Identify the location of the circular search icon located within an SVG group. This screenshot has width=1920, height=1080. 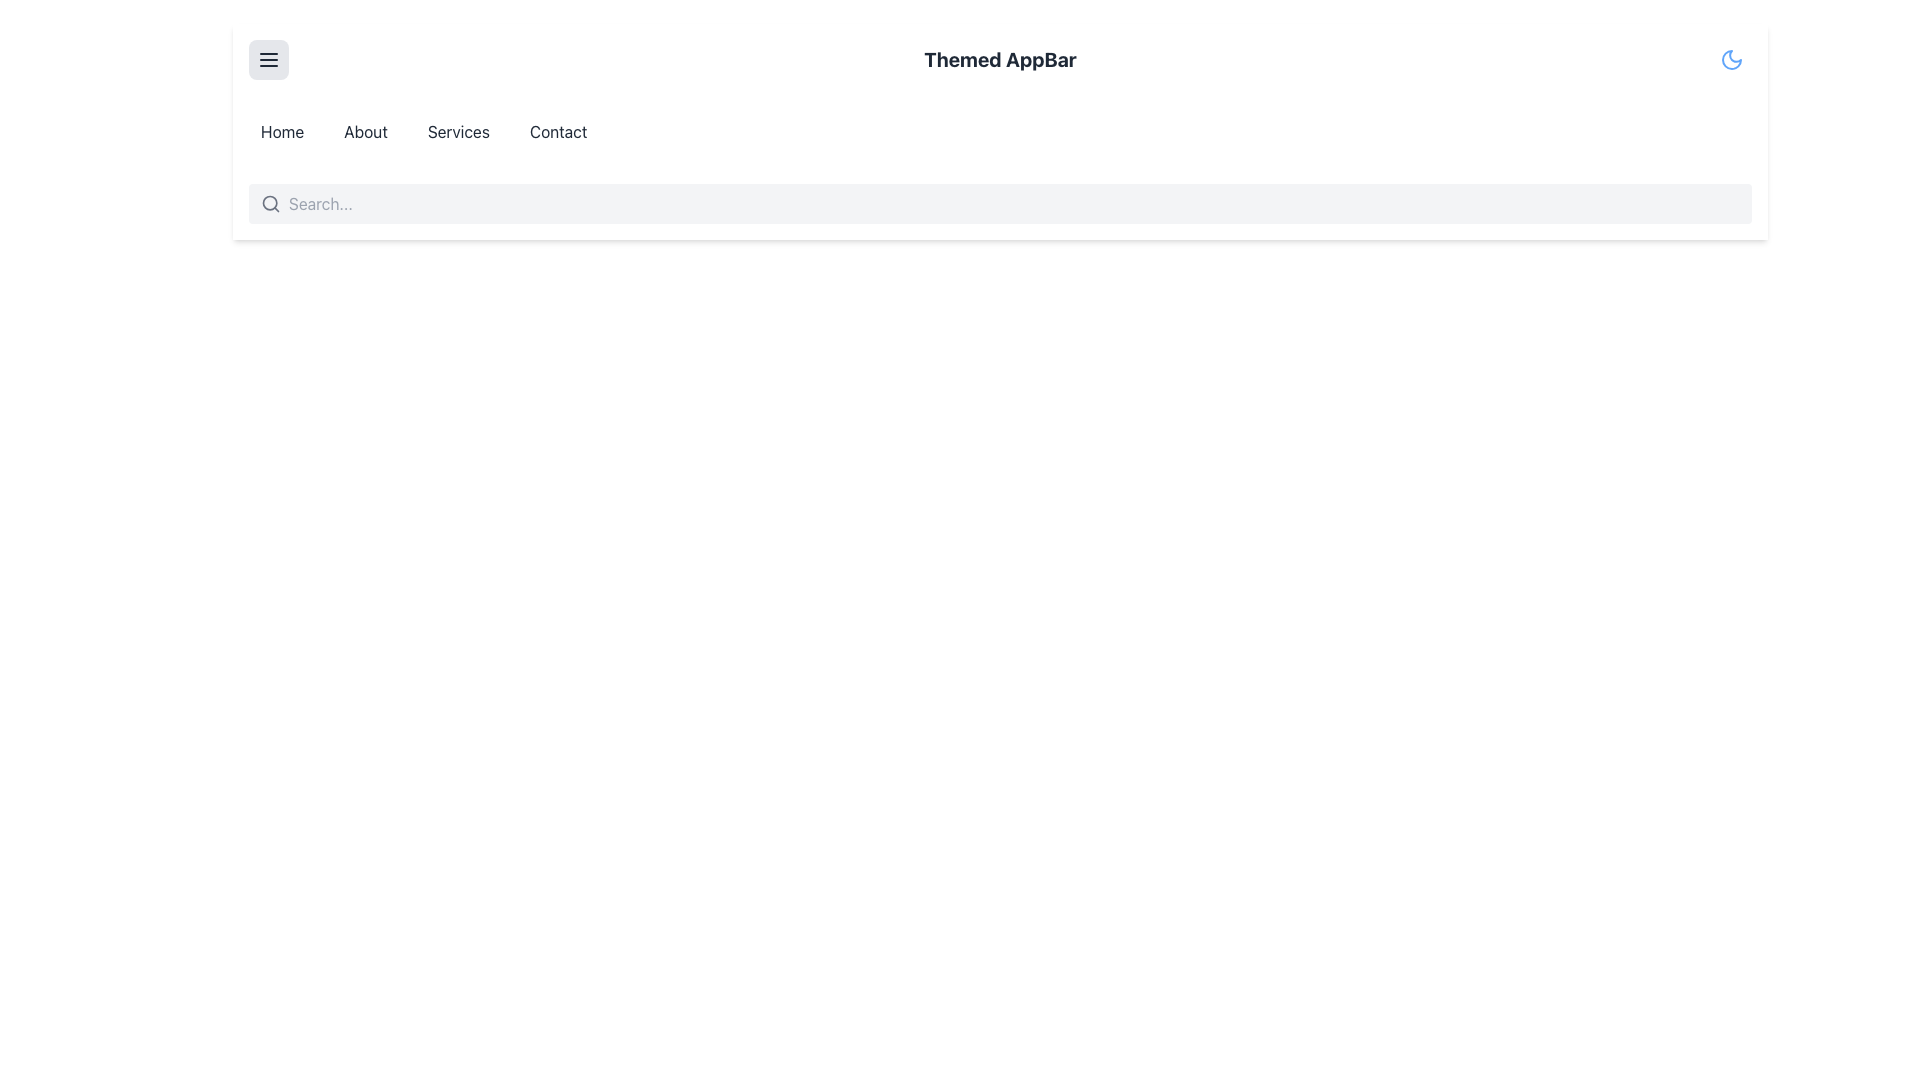
(269, 203).